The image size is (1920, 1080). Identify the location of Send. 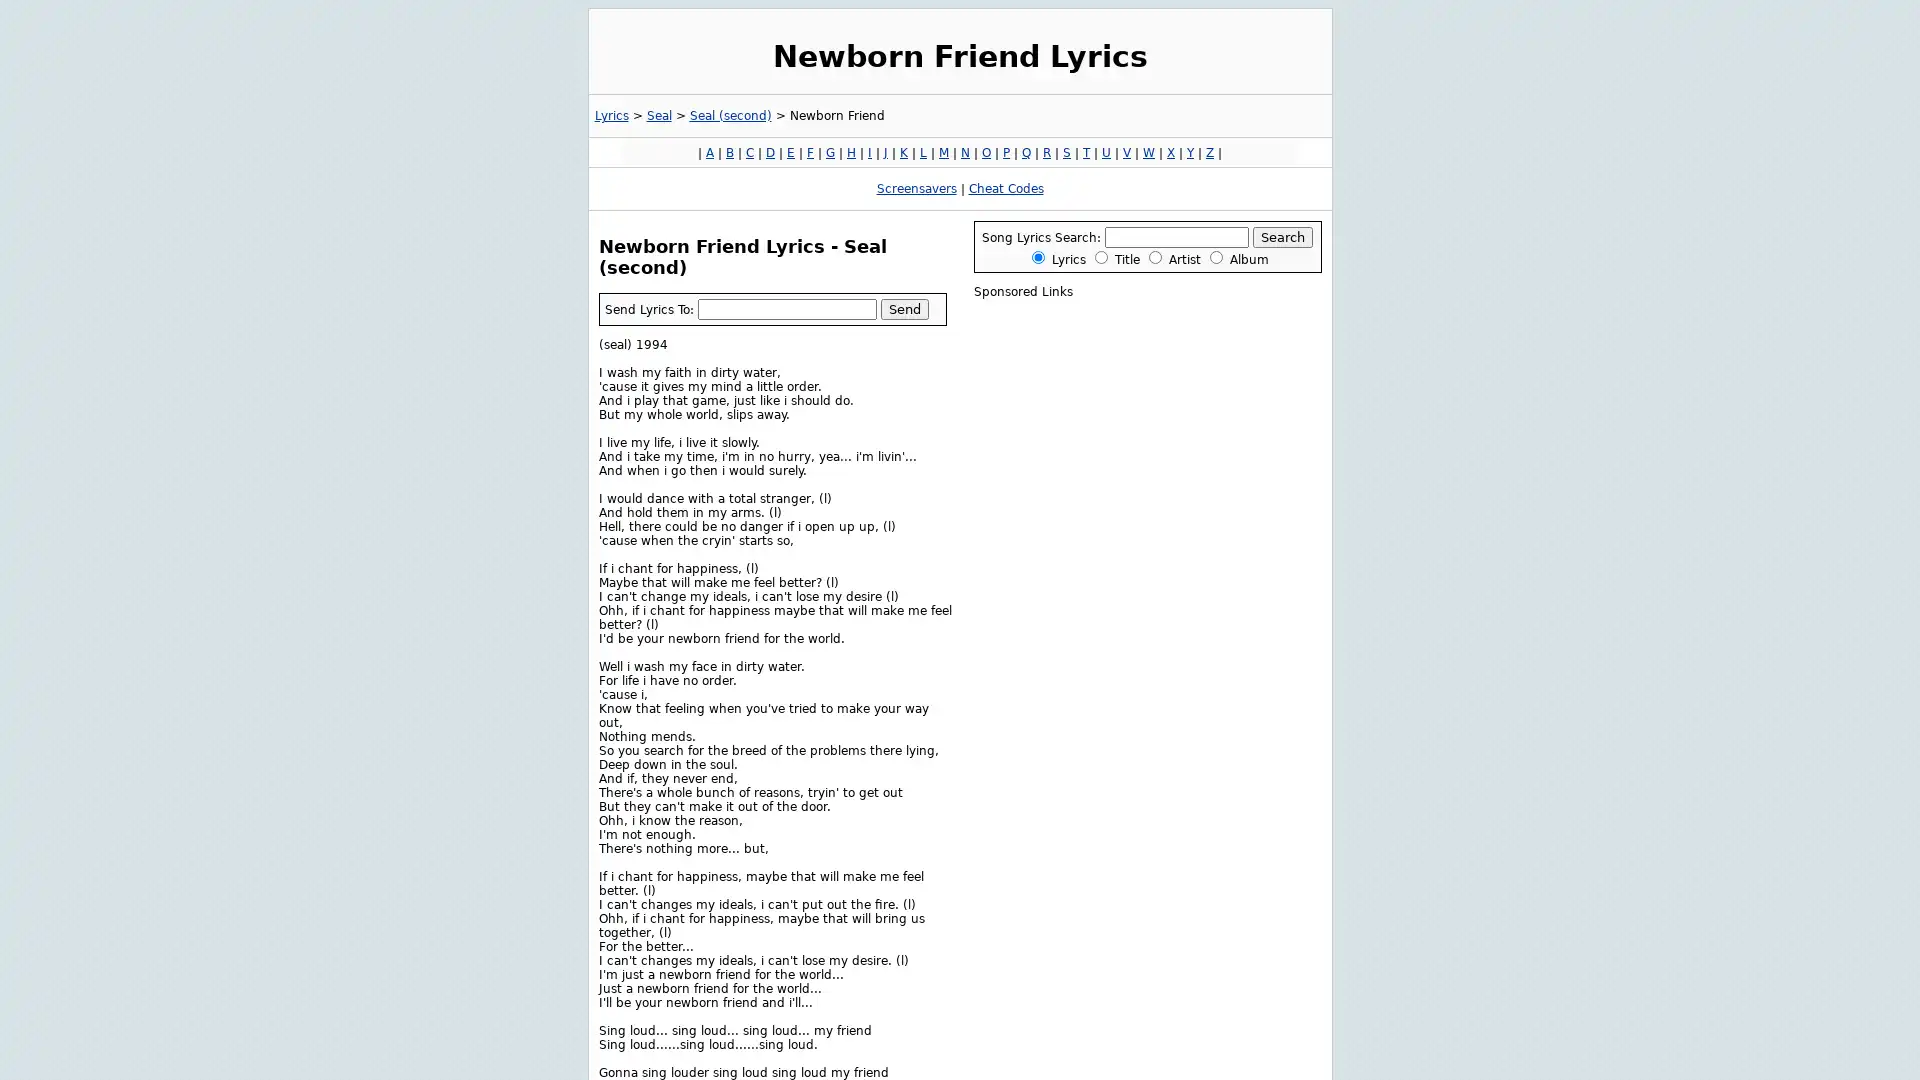
(902, 308).